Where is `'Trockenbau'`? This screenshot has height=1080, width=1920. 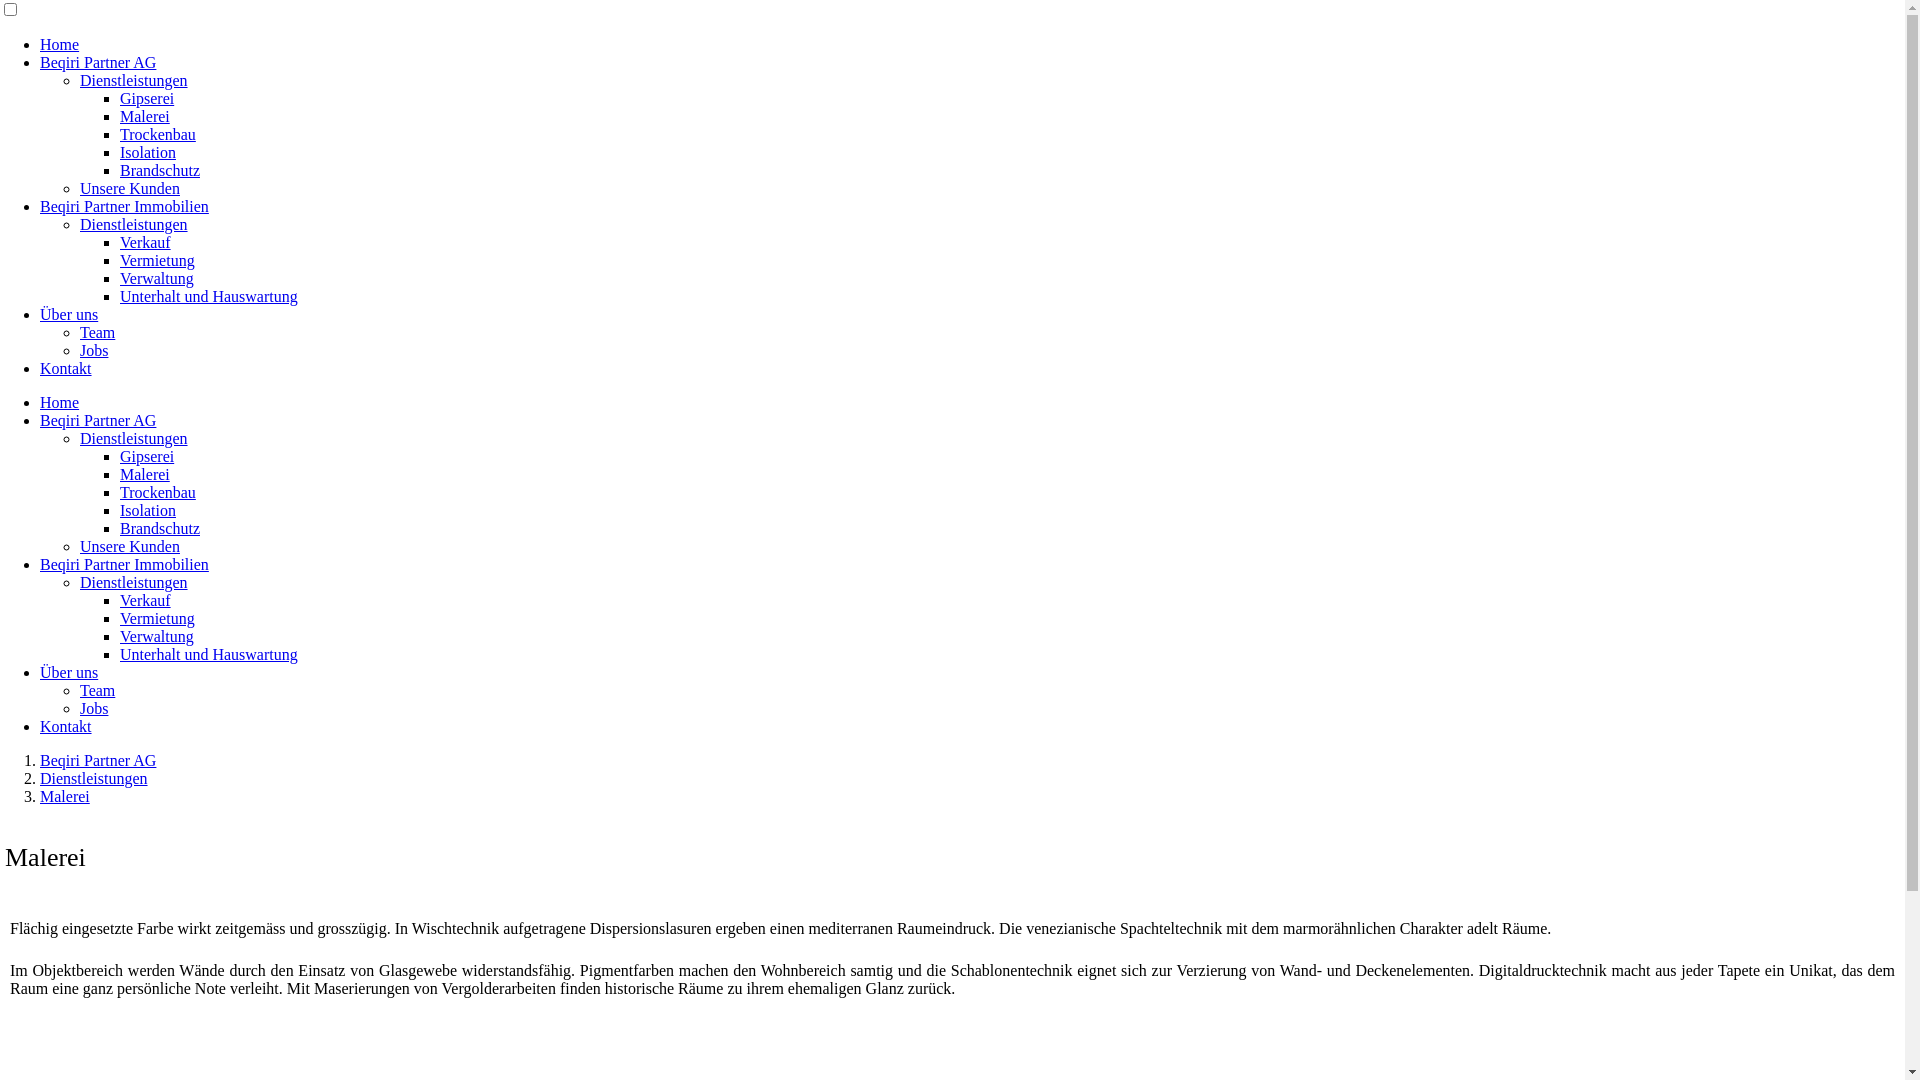 'Trockenbau' is located at coordinates (157, 134).